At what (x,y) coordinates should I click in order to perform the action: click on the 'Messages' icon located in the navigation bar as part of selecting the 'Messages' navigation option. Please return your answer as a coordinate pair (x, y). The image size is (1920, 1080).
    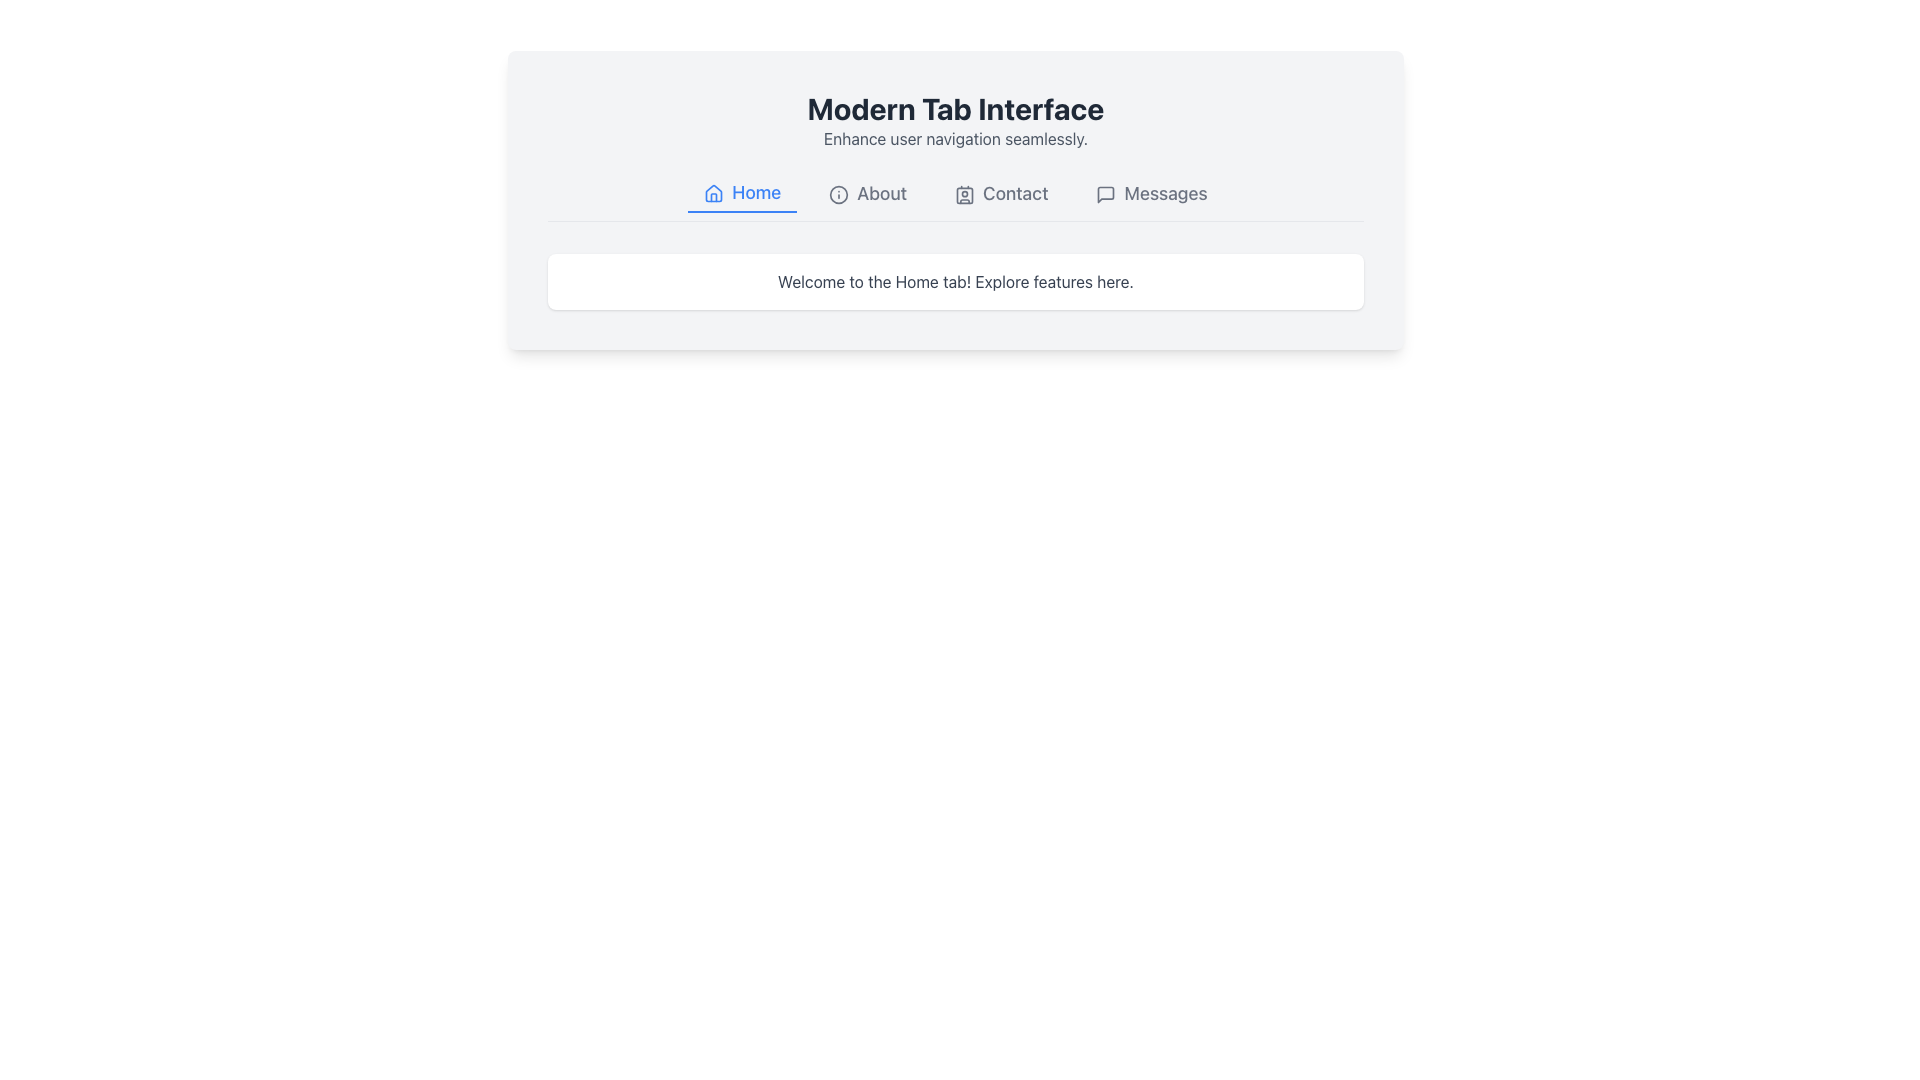
    Looking at the image, I should click on (1105, 195).